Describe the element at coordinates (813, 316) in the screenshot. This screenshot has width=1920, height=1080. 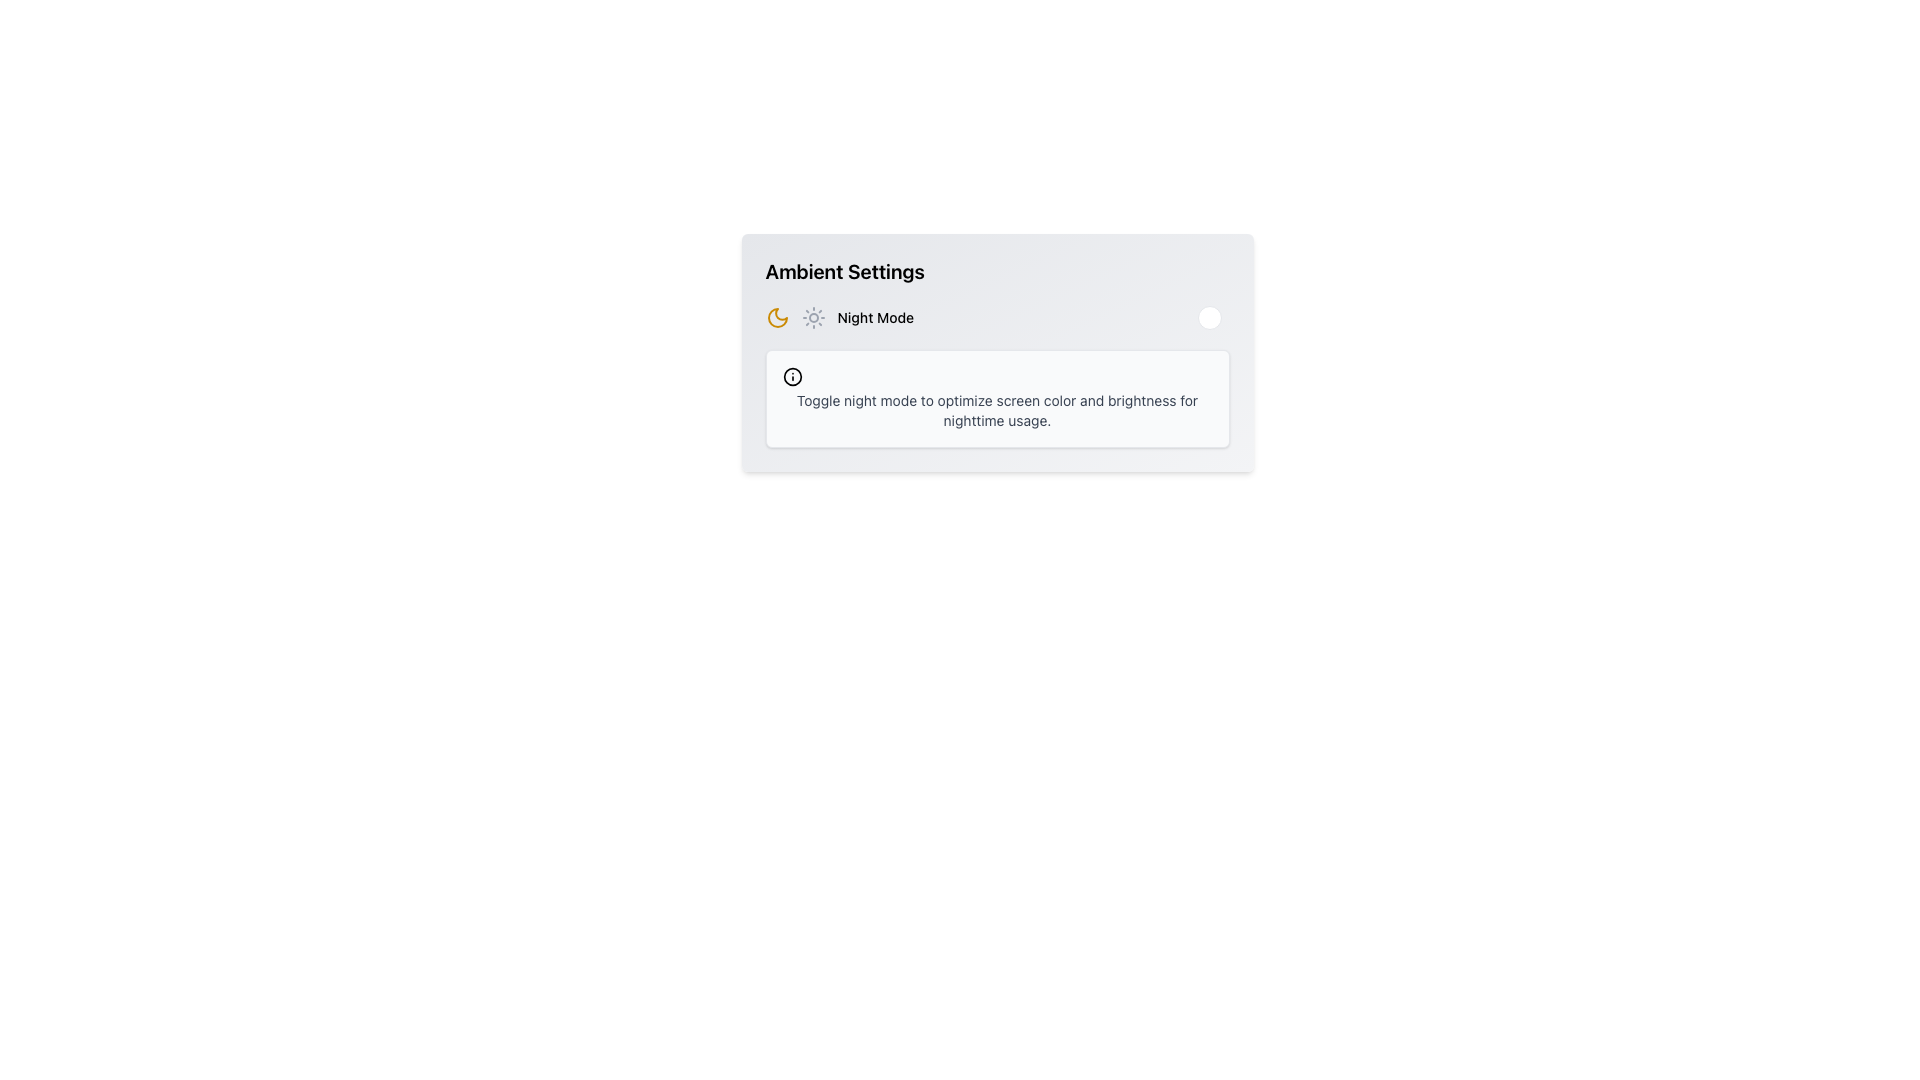
I see `the state of the gray circular icon with a sun-like symbol, positioned to the right of the yellow moon icon and to the left of the 'Night Mode' text label` at that location.